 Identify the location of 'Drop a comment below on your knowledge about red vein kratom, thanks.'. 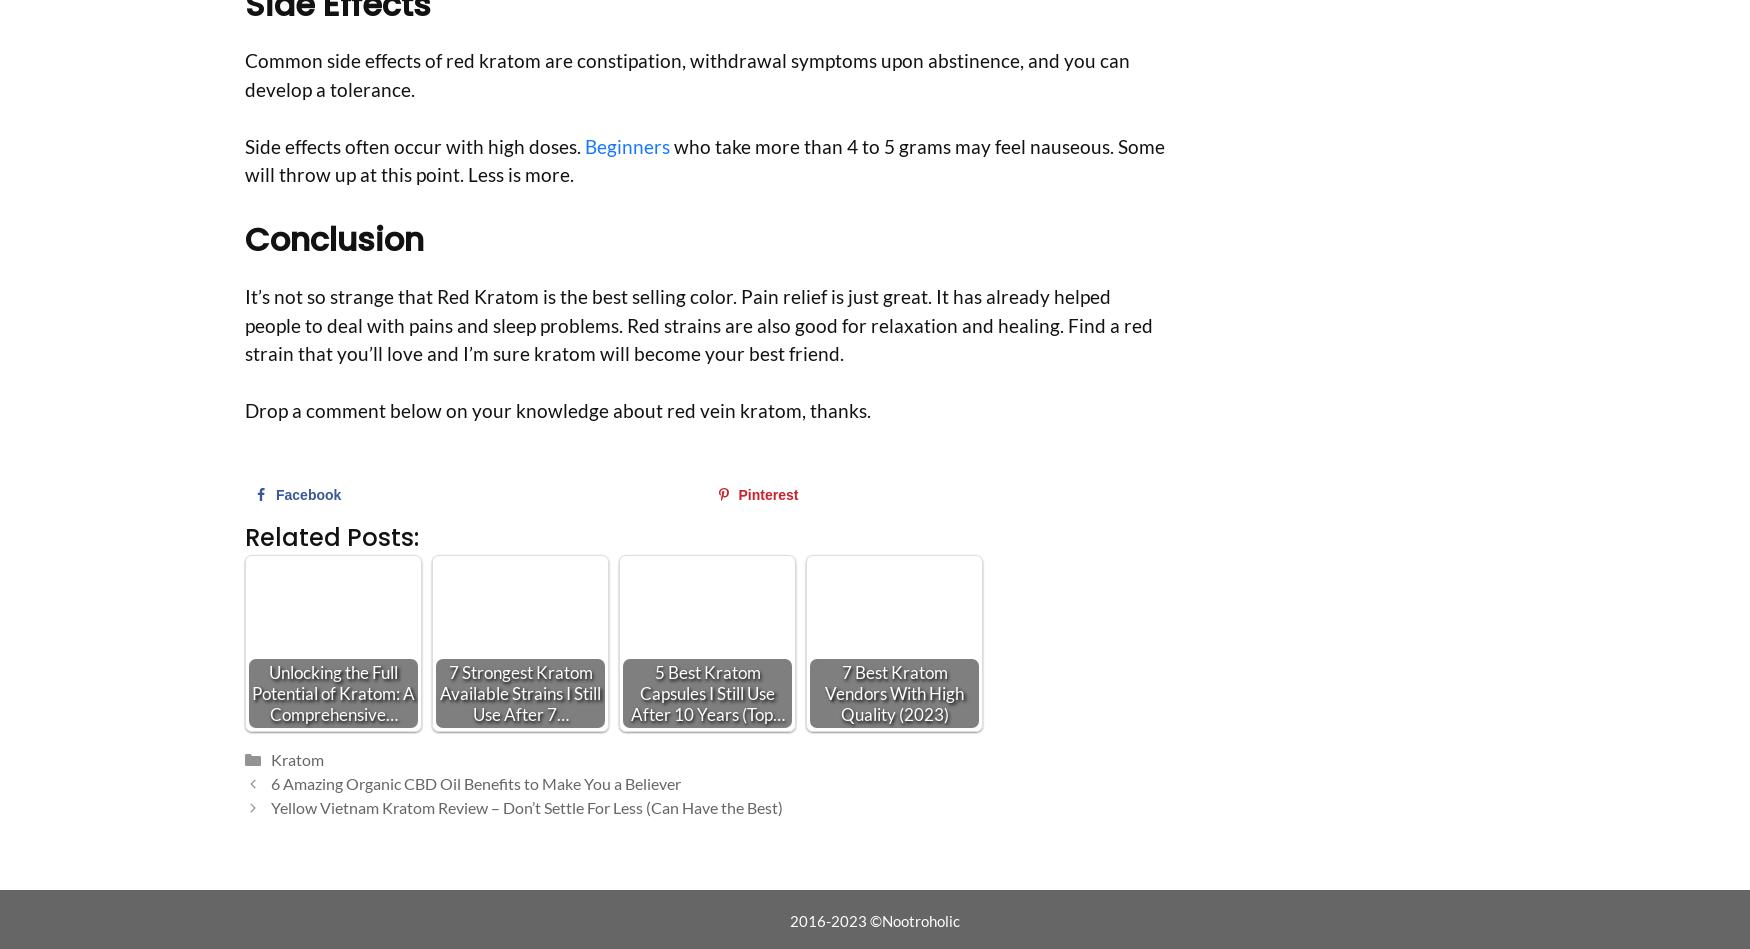
(557, 410).